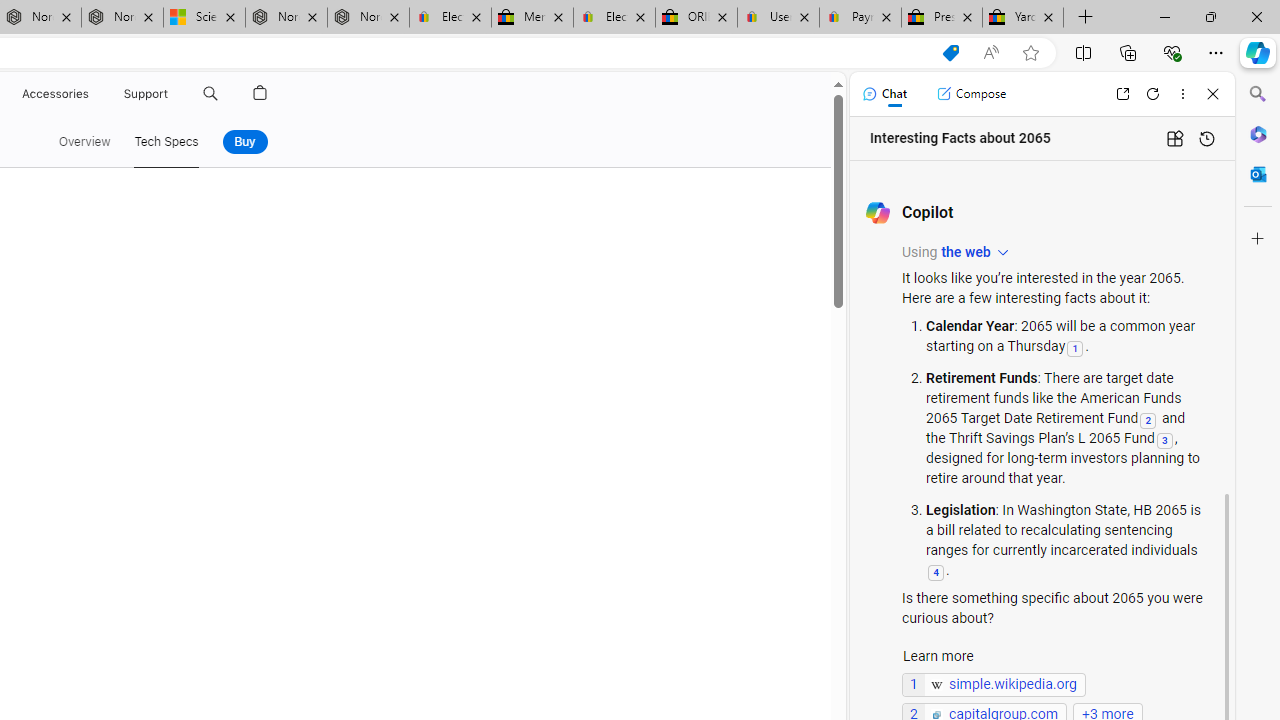 The width and height of the screenshot is (1280, 720). Describe the element at coordinates (91, 93) in the screenshot. I see `'Accessories menu'` at that location.